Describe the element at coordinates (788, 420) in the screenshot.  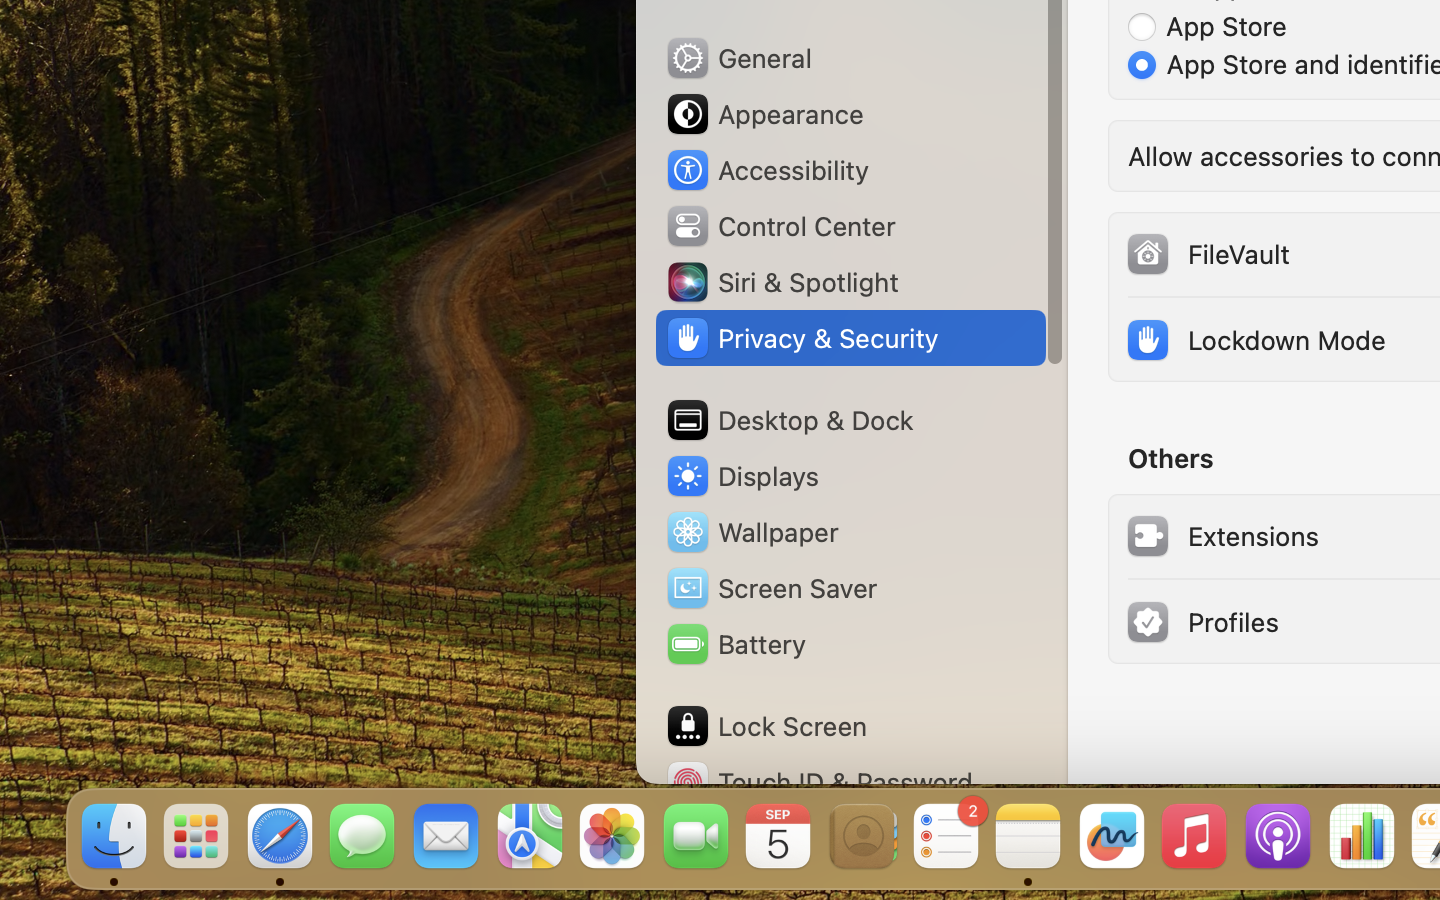
I see `'Desktop & Dock'` at that location.